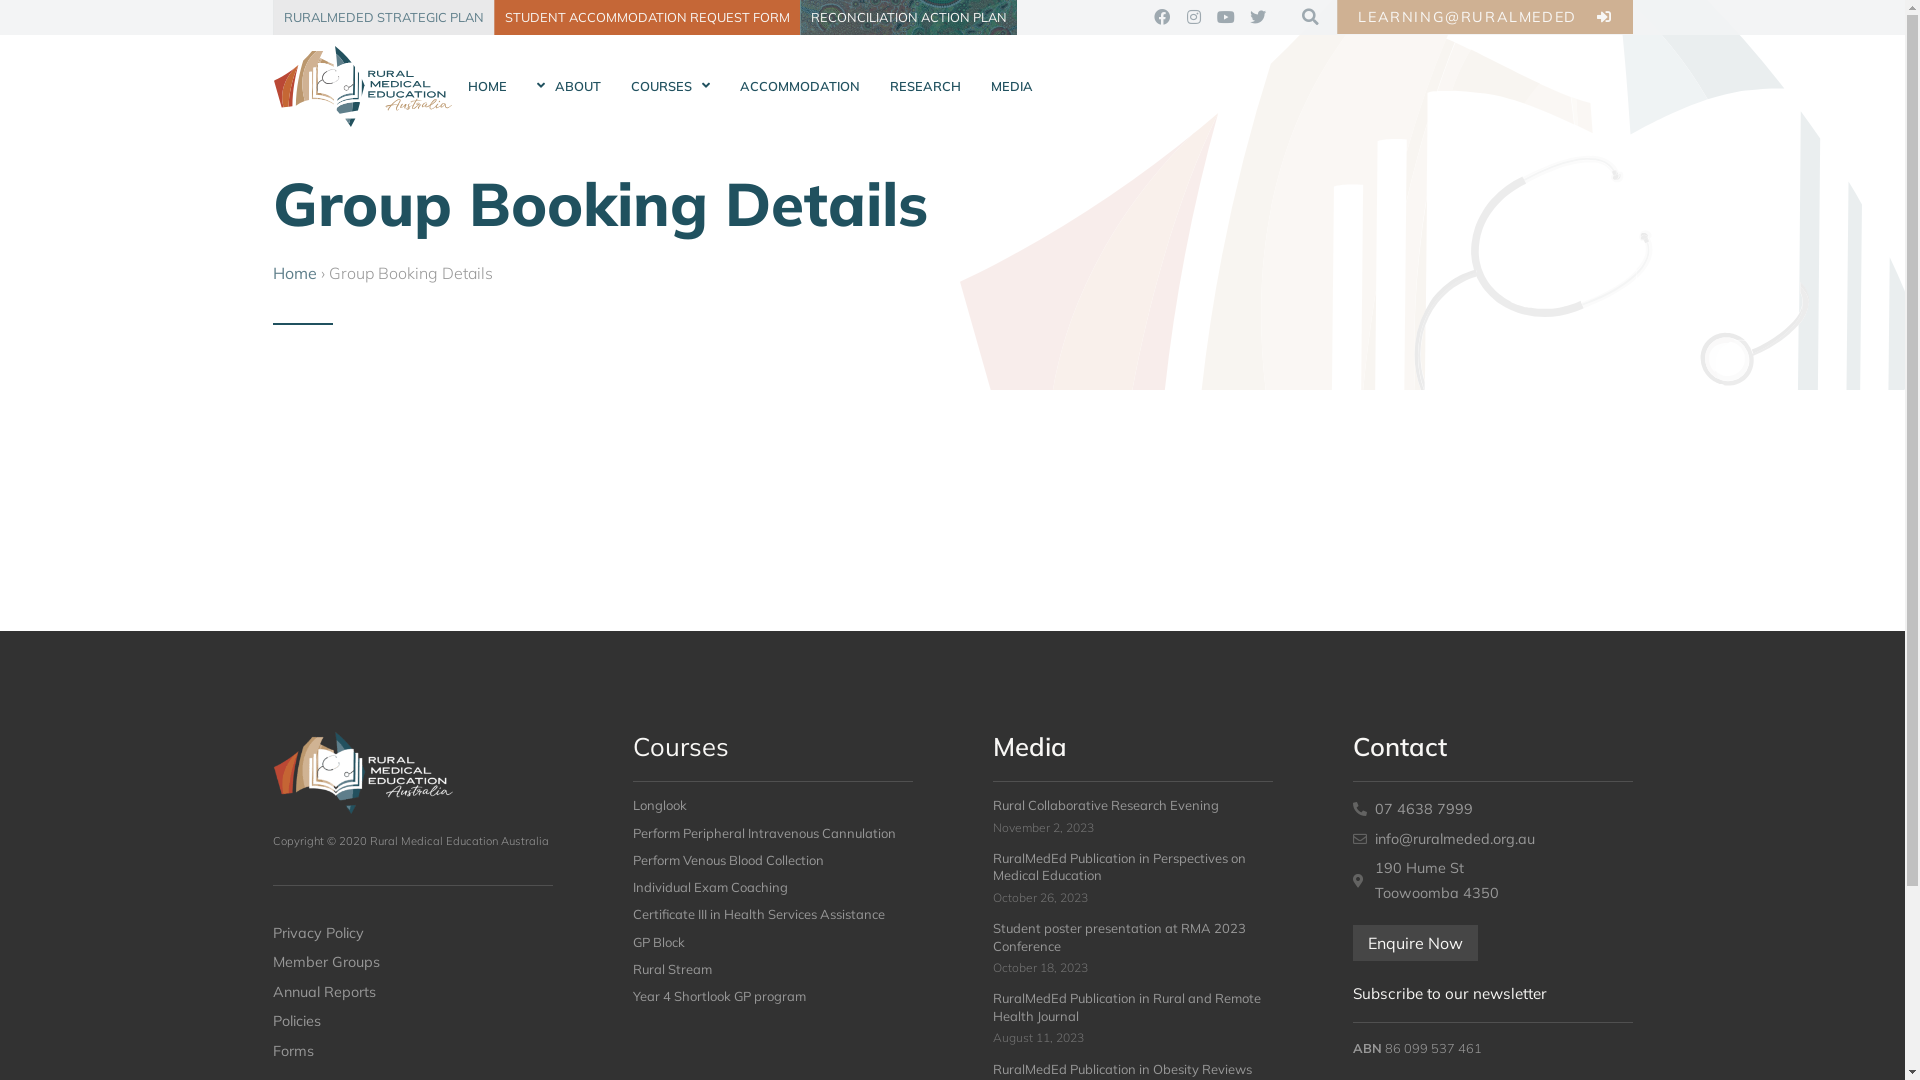 This screenshot has height=1080, width=1920. I want to click on '190 Hume St, so click(1352, 879).